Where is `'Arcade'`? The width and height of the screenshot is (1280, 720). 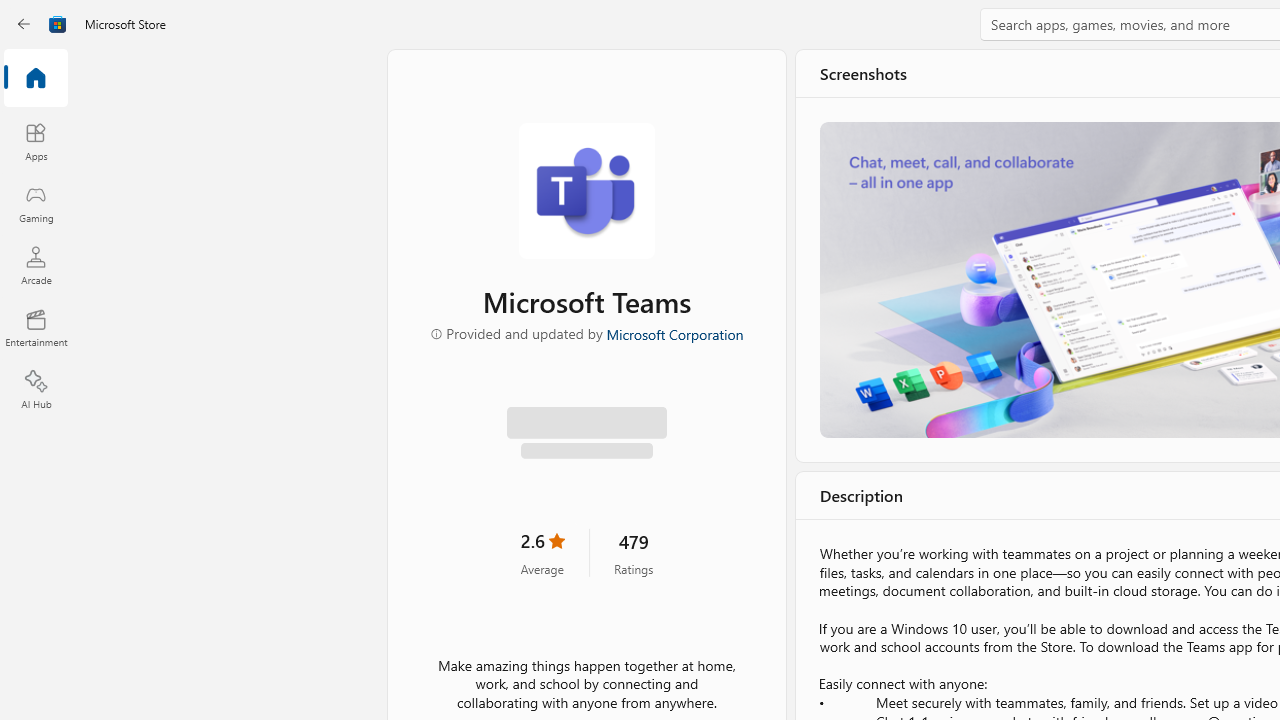 'Arcade' is located at coordinates (35, 264).